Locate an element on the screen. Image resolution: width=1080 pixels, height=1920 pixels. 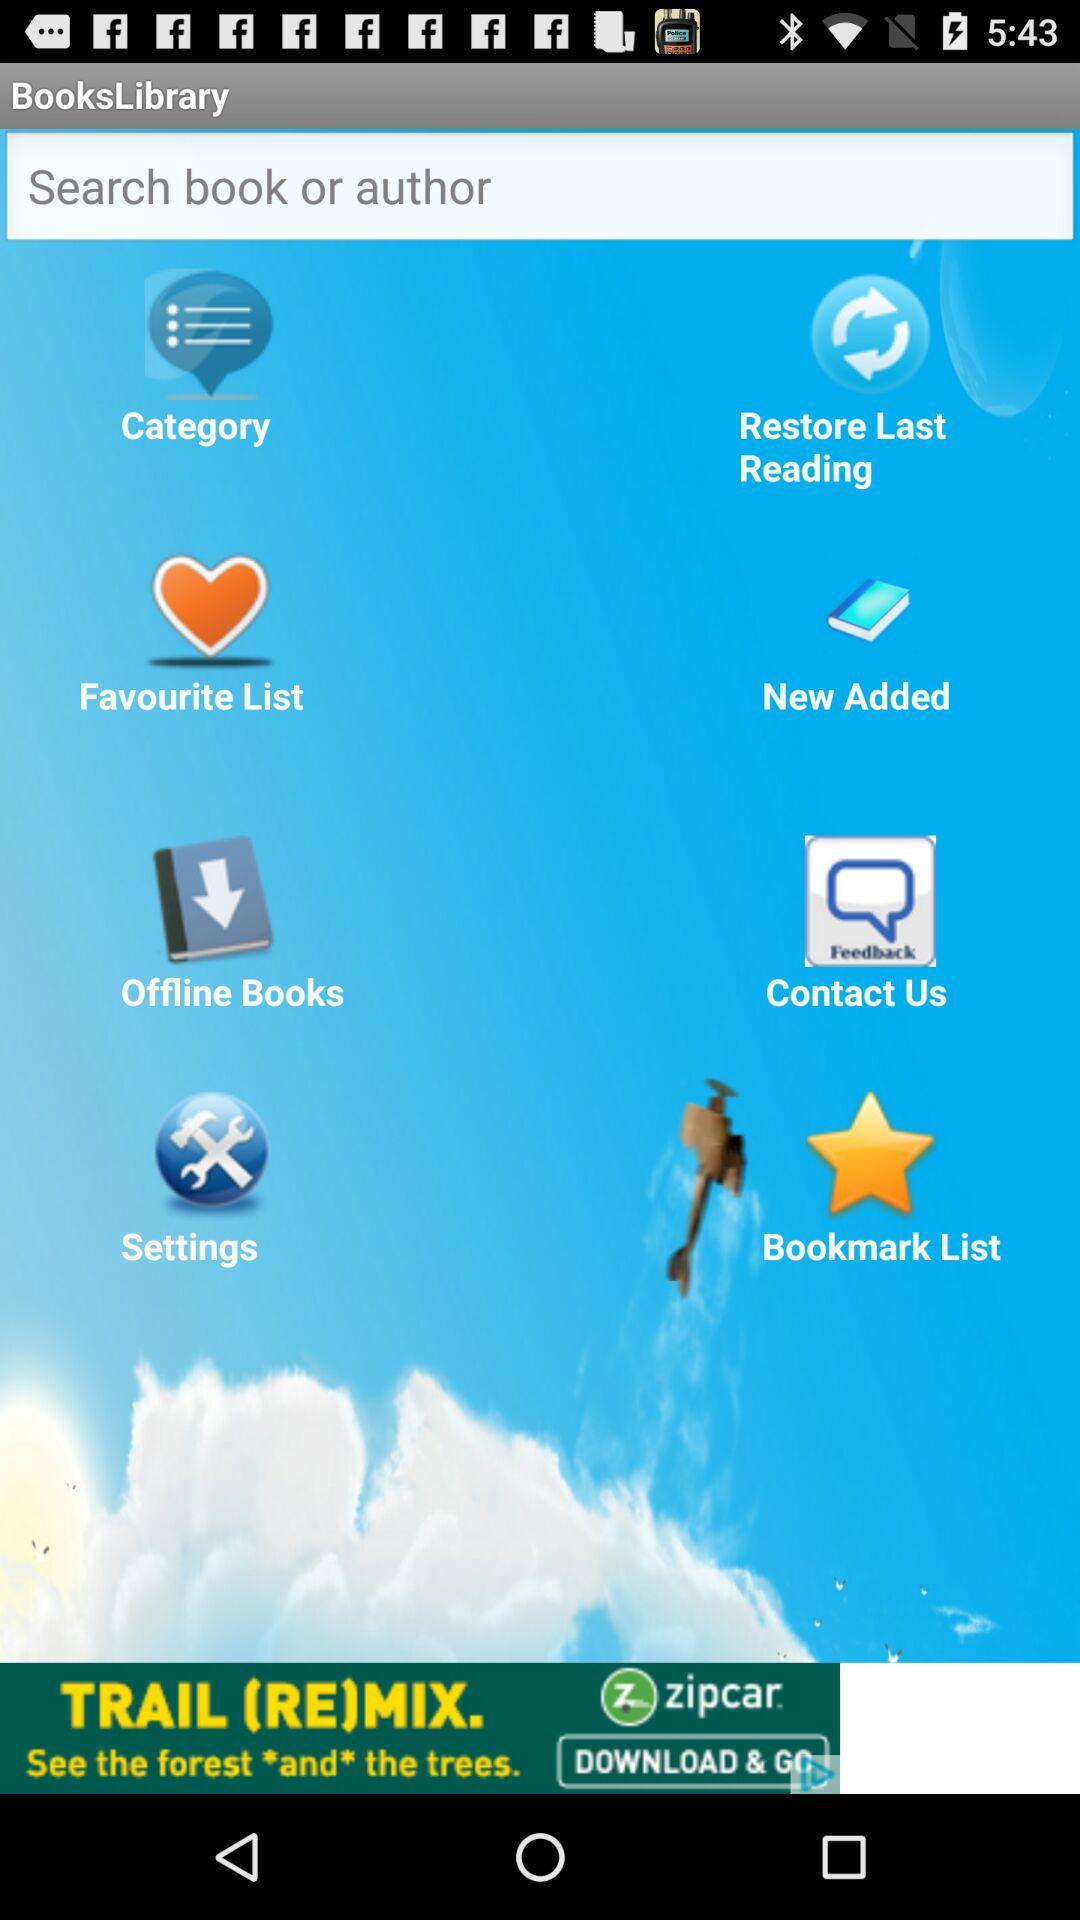
new added is located at coordinates (869, 603).